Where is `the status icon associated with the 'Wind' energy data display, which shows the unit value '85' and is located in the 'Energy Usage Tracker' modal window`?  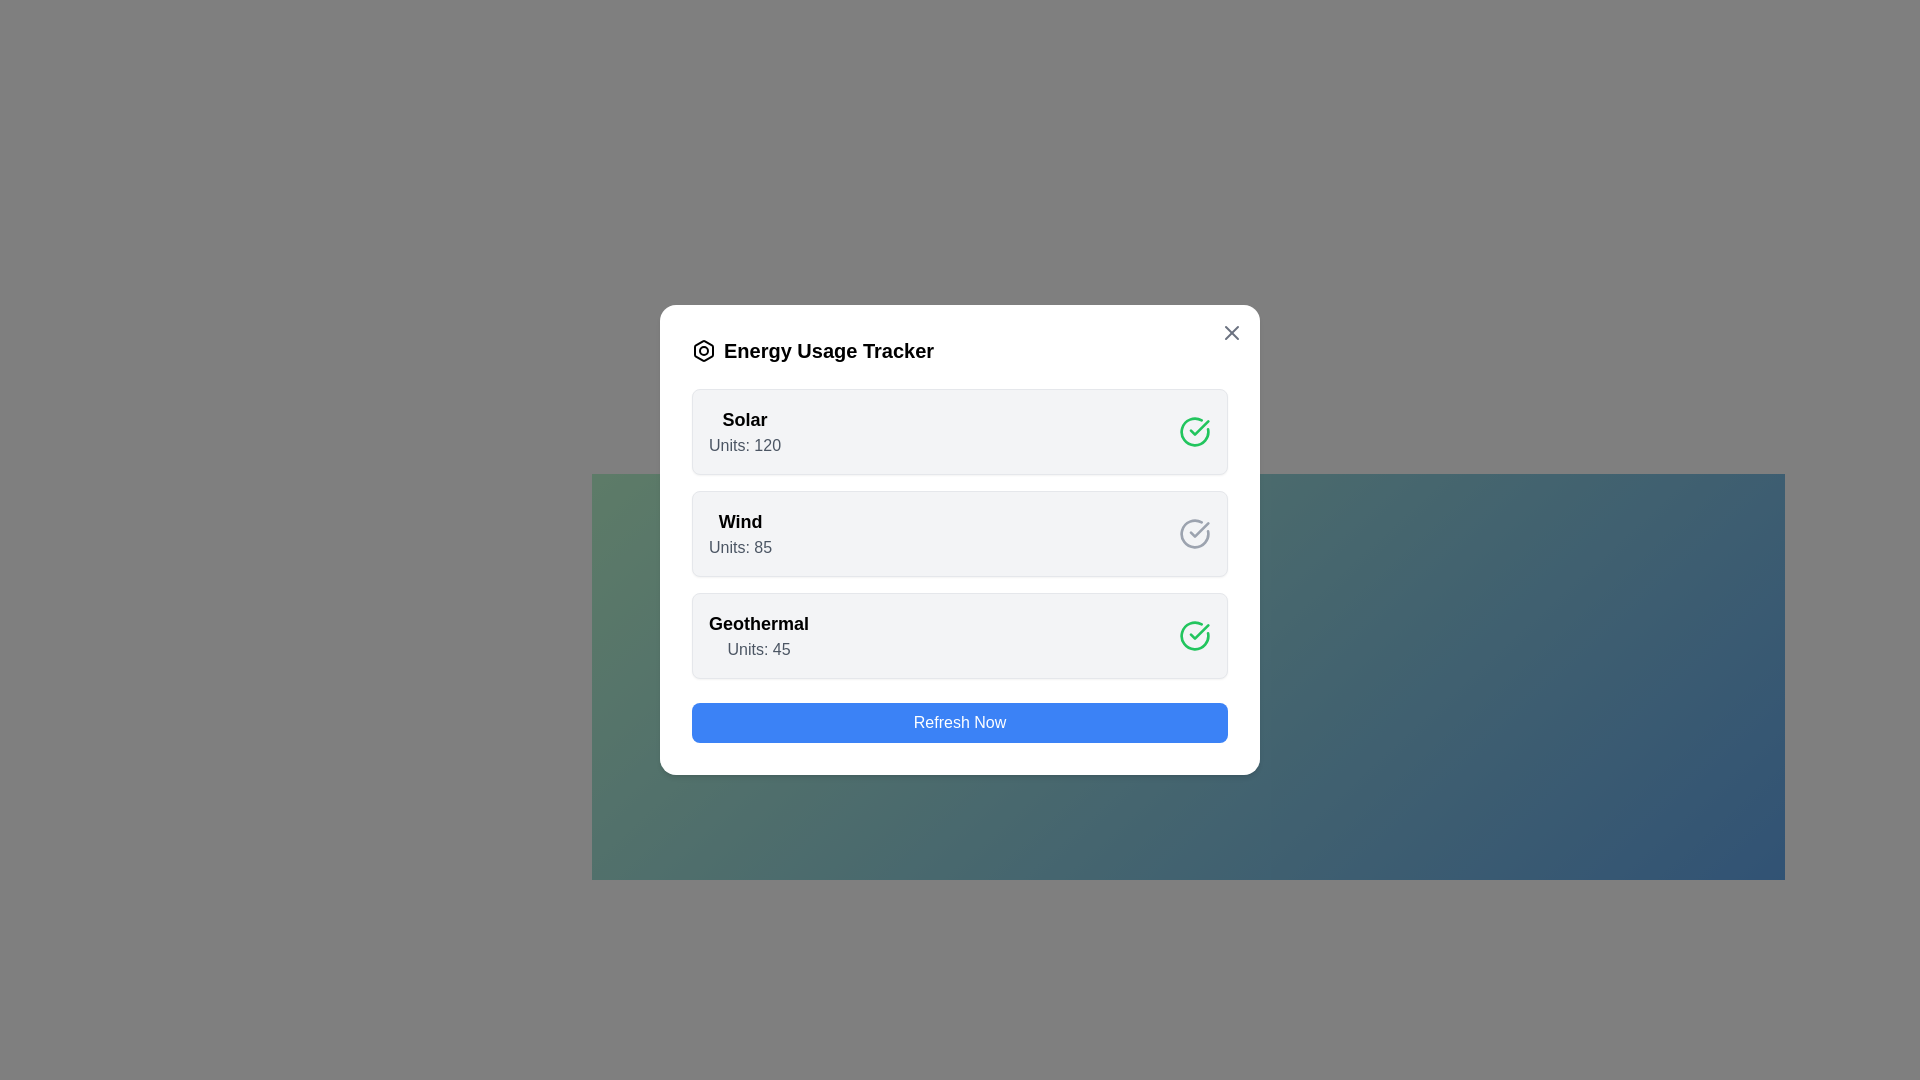
the status icon associated with the 'Wind' energy data display, which shows the unit value '85' and is located in the 'Energy Usage Tracker' modal window is located at coordinates (960, 532).